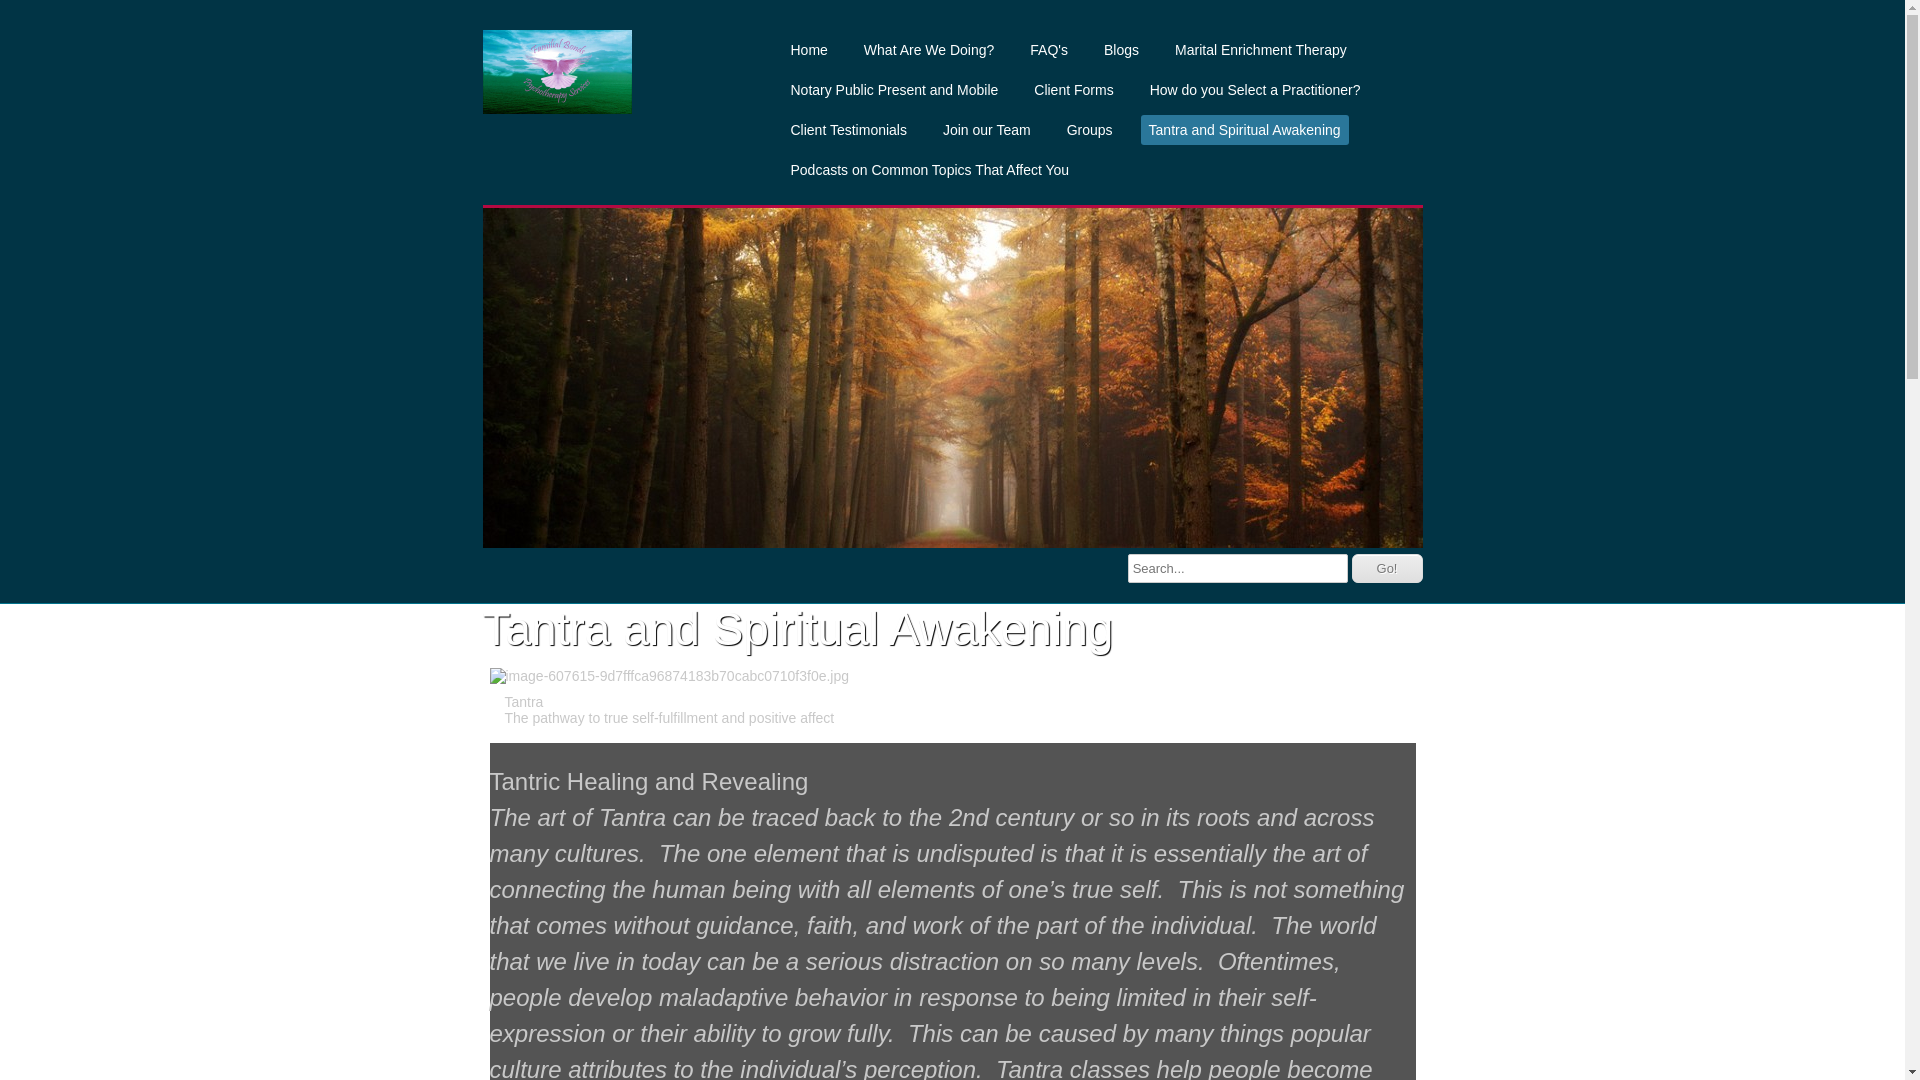 This screenshot has height=1080, width=1920. Describe the element at coordinates (1121, 49) in the screenshot. I see `'Blogs'` at that location.